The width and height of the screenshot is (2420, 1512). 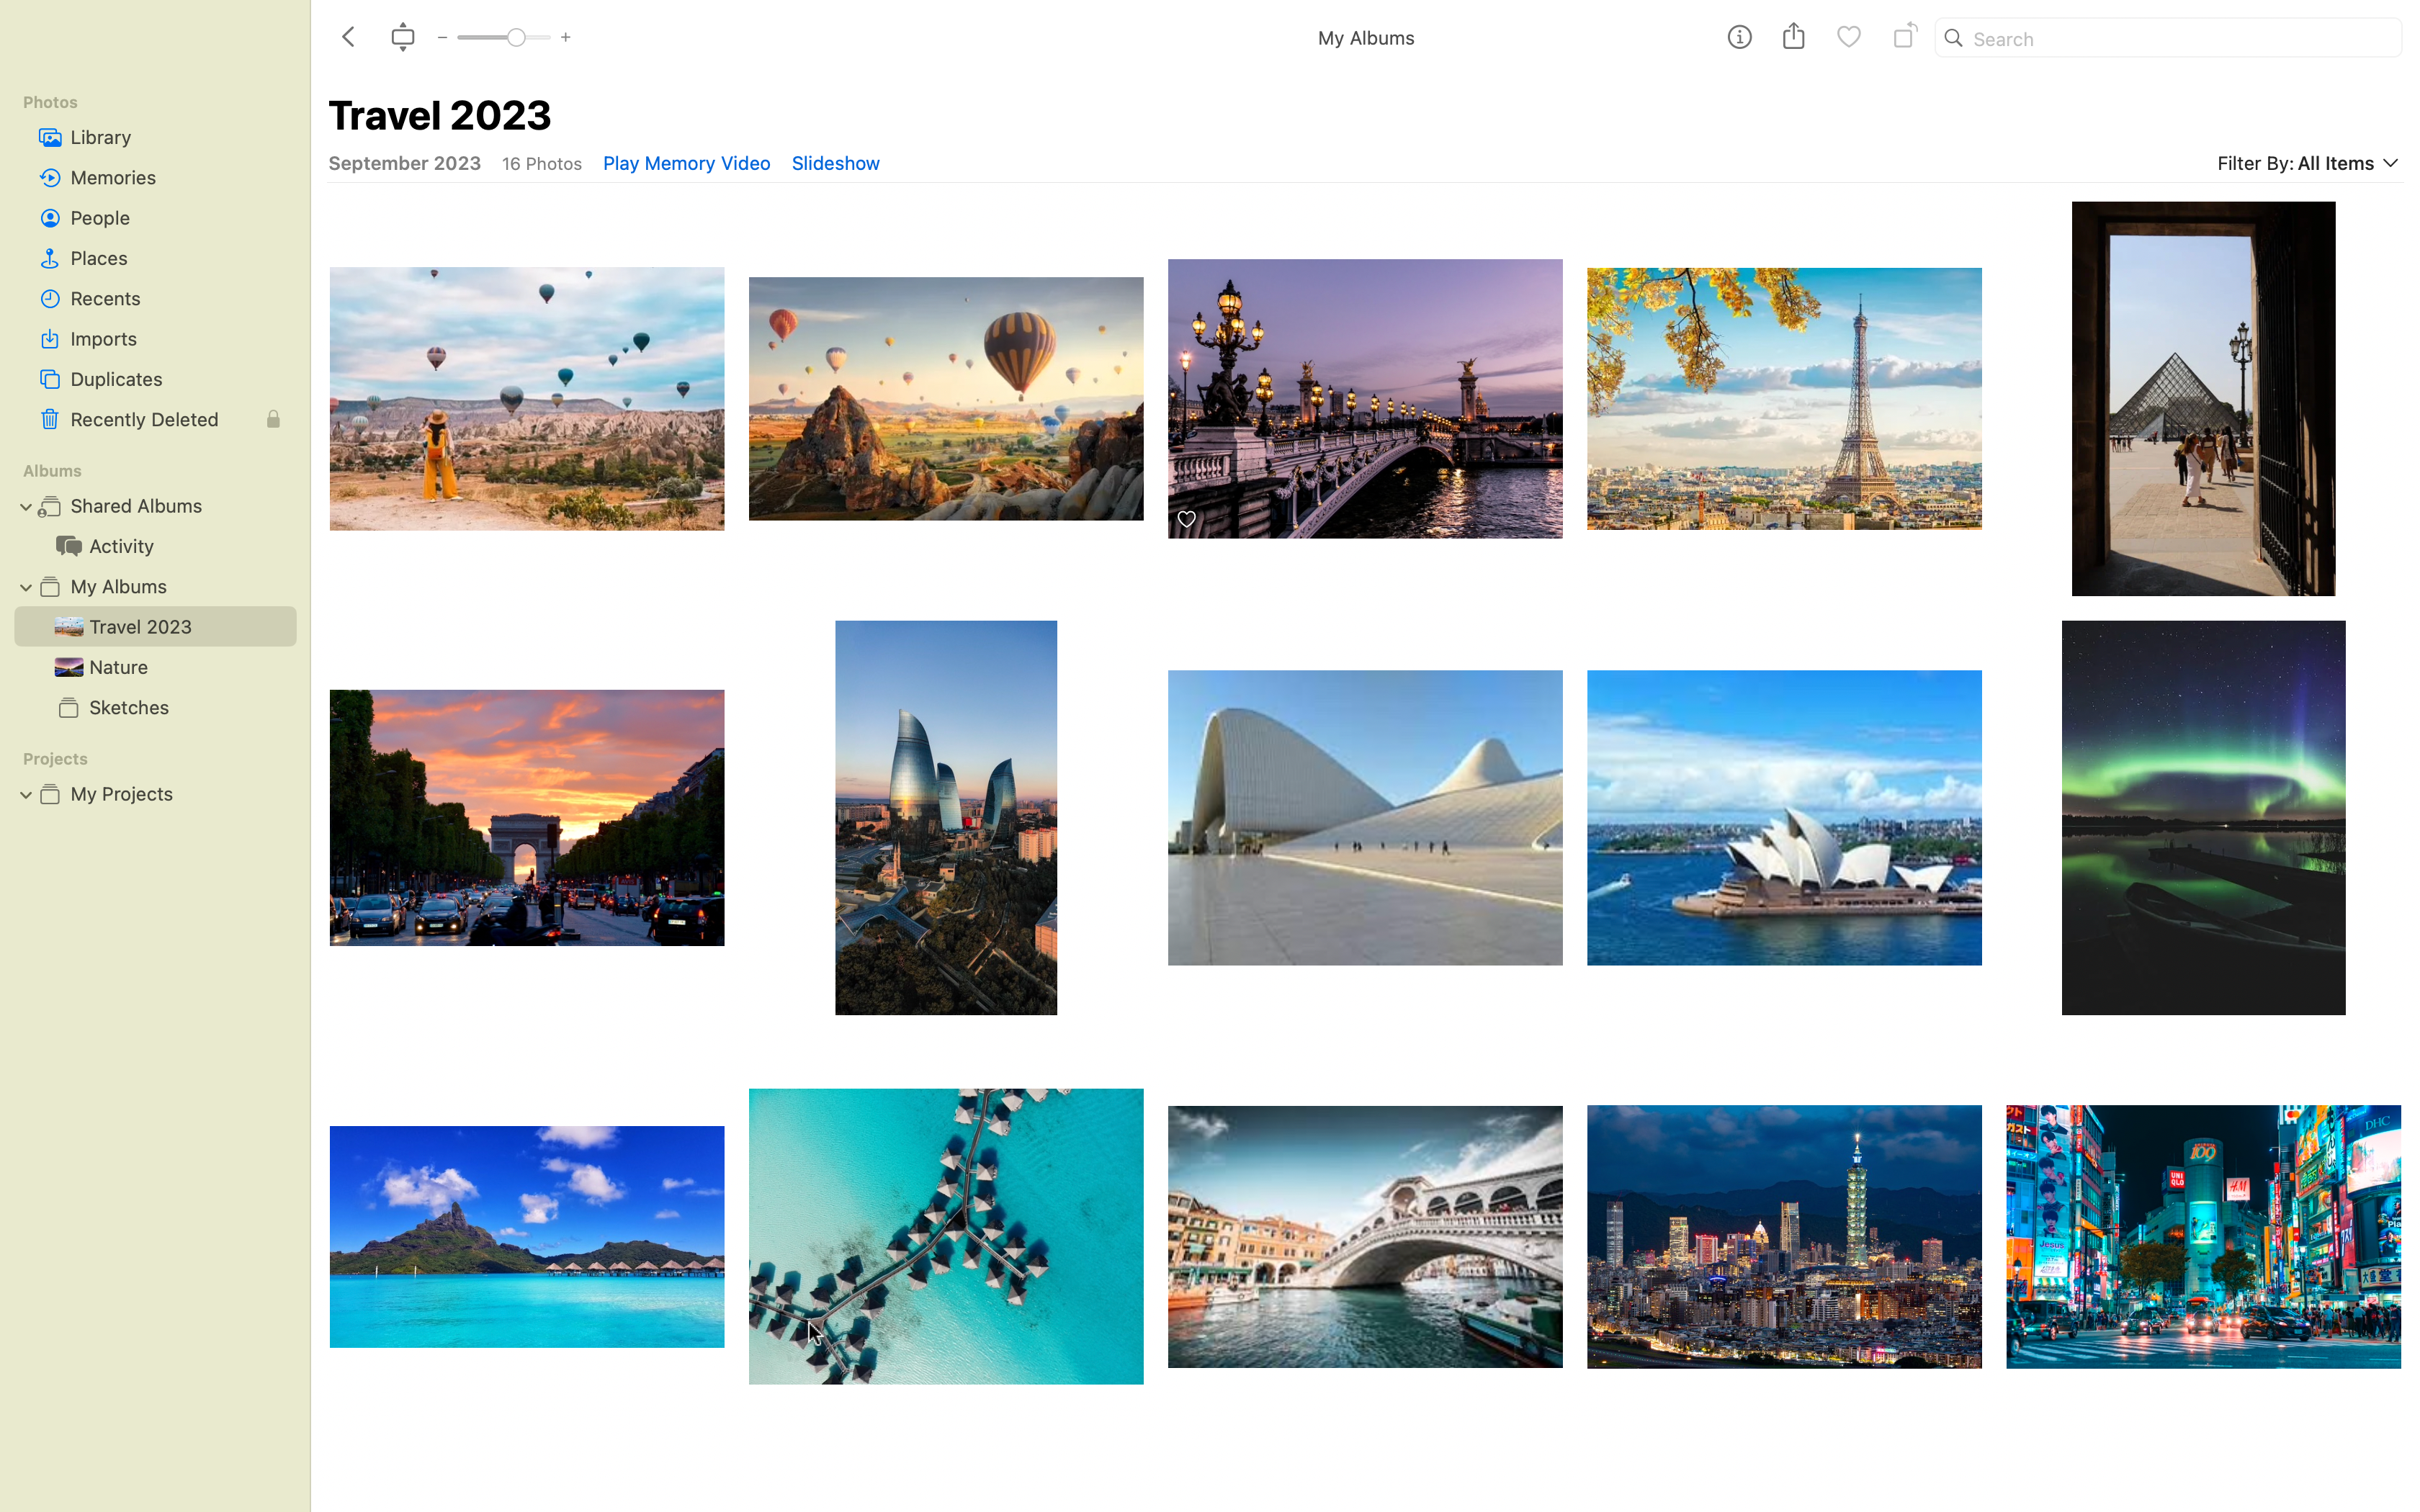 I want to click on the "Nature" album and magnify the photos using the top navigation bar, so click(x=148, y=665).